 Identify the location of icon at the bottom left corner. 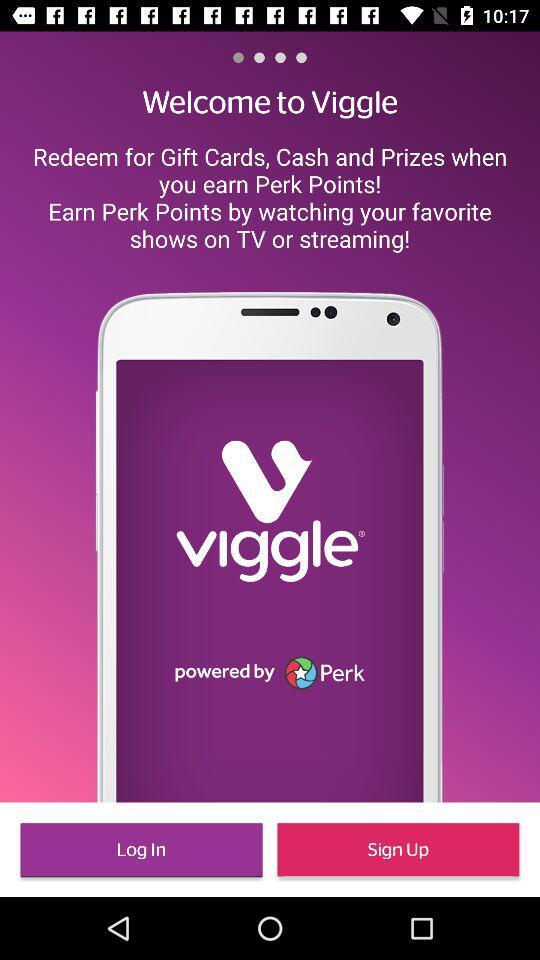
(140, 848).